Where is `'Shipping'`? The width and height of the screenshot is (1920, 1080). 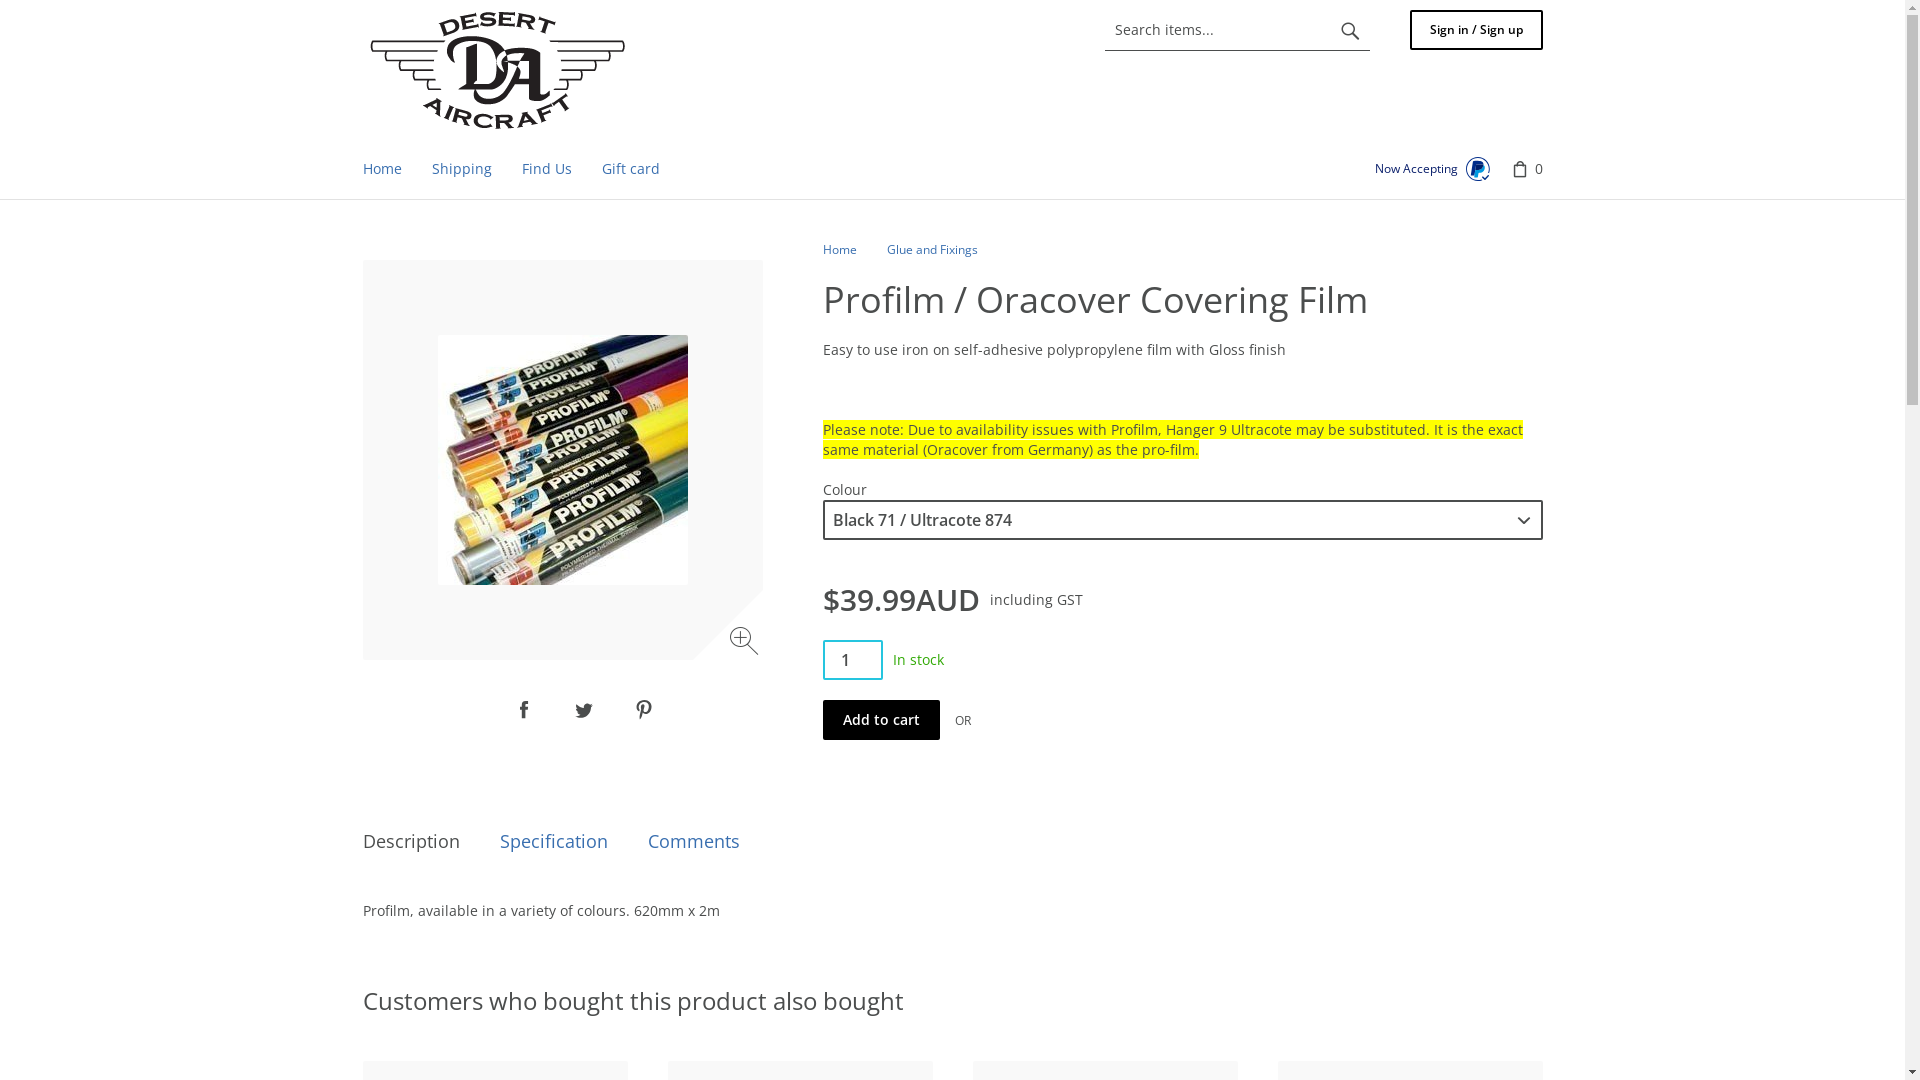
'Shipping' is located at coordinates (459, 168).